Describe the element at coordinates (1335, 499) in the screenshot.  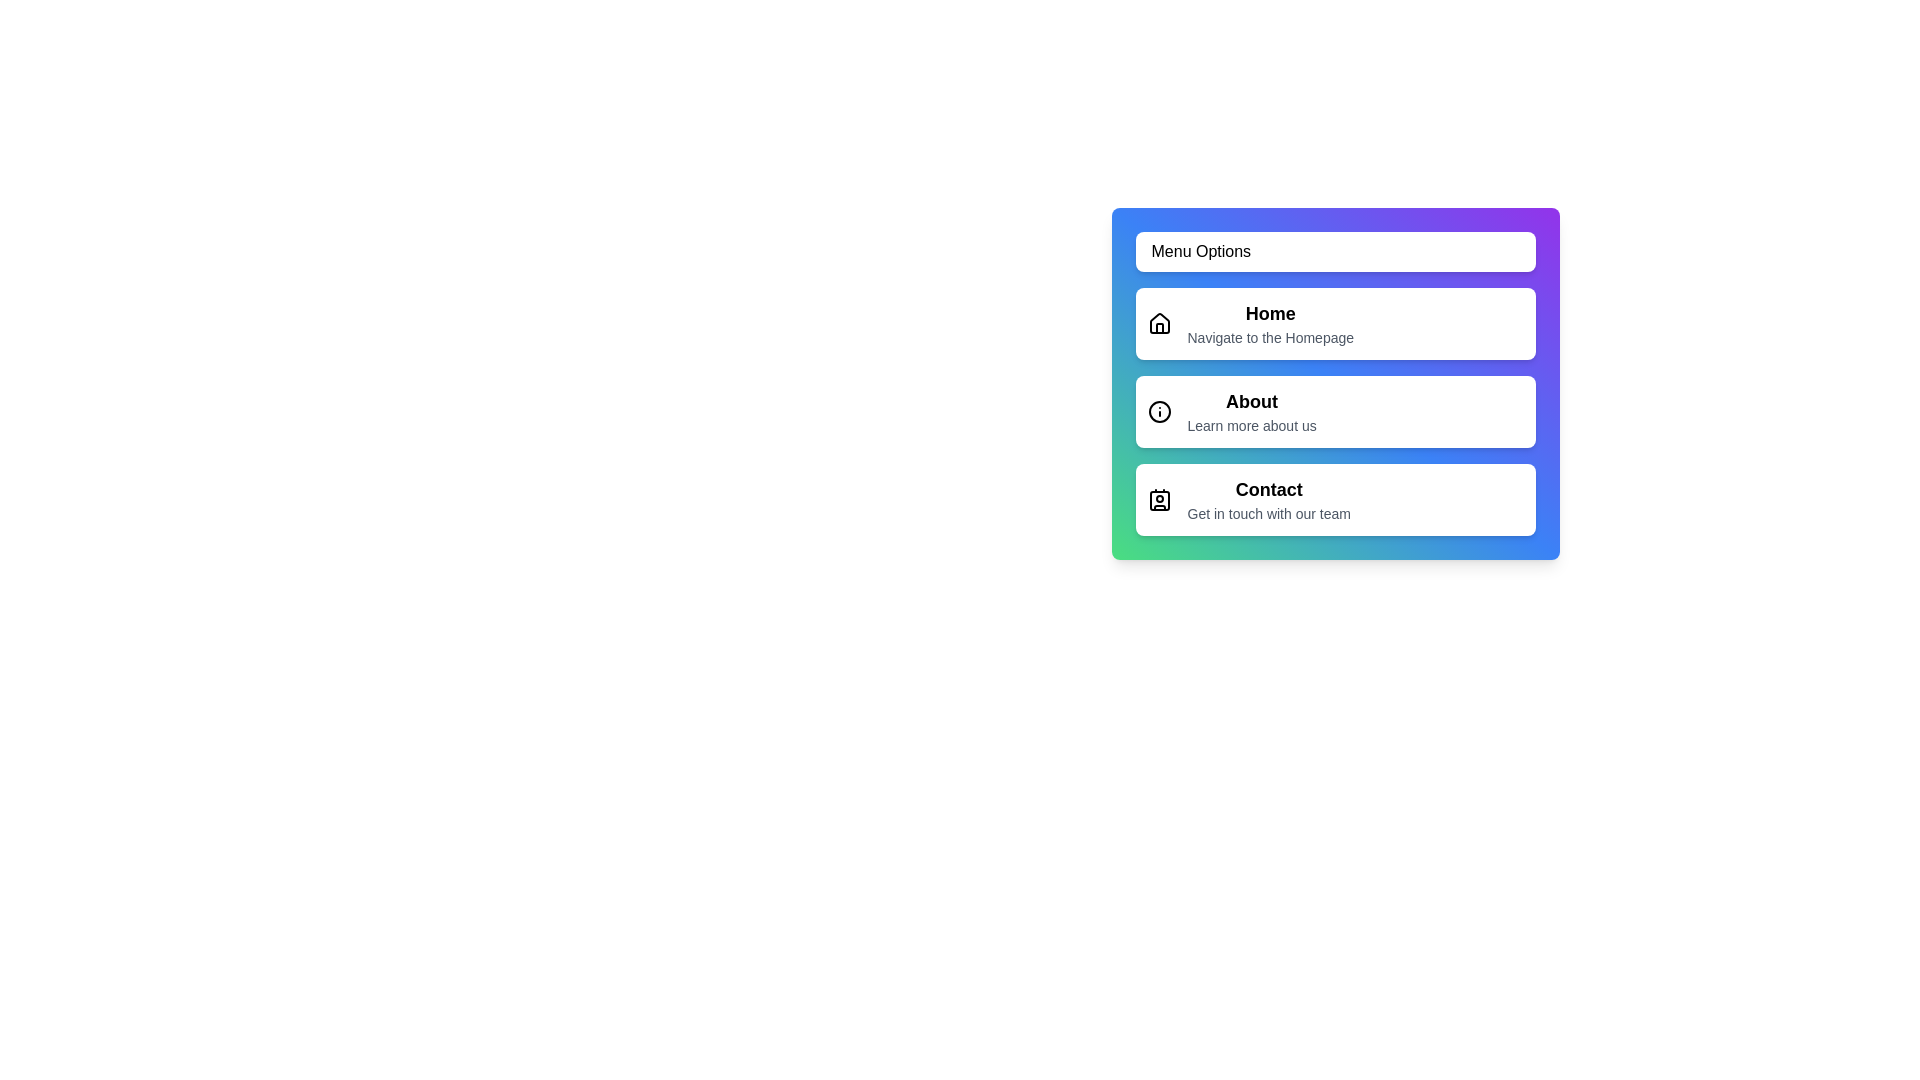
I see `the menu item Contact from the menu` at that location.